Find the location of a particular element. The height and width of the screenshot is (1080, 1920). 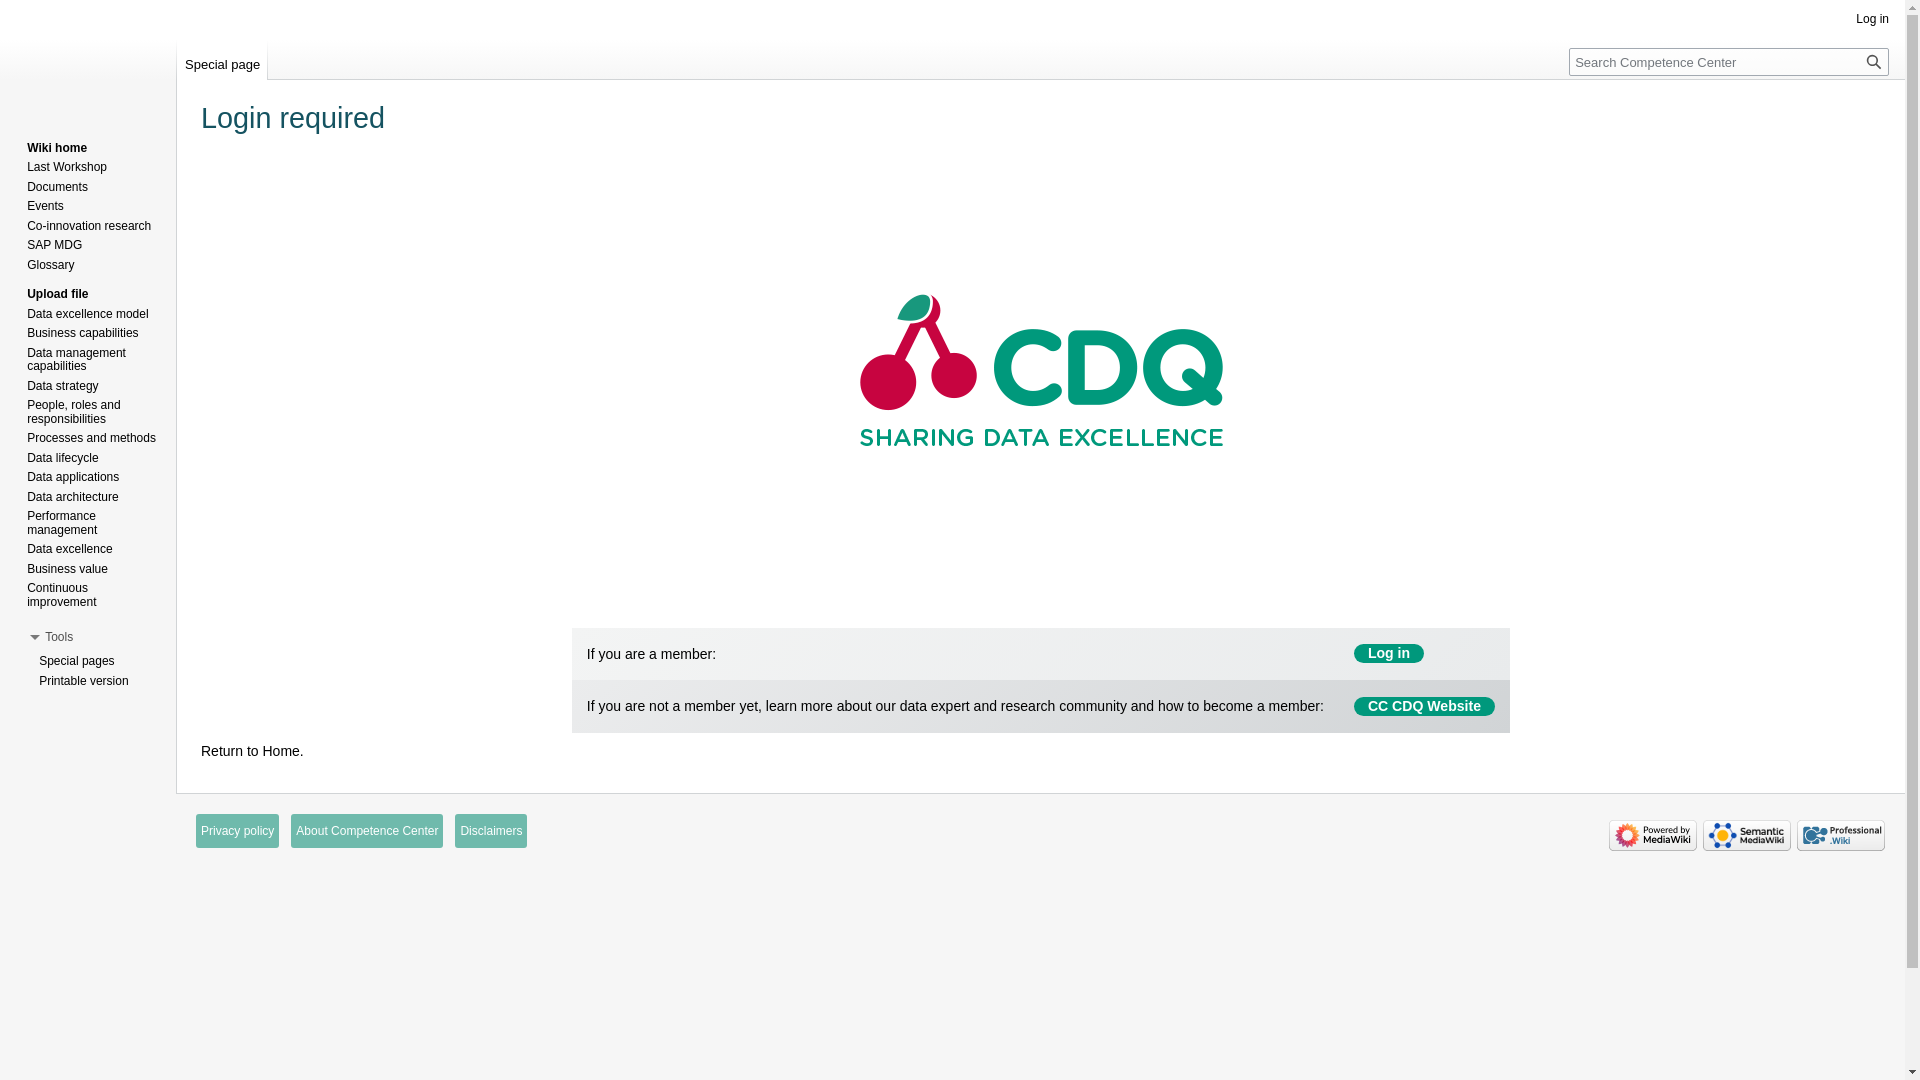

'Search' is located at coordinates (1872, 60).